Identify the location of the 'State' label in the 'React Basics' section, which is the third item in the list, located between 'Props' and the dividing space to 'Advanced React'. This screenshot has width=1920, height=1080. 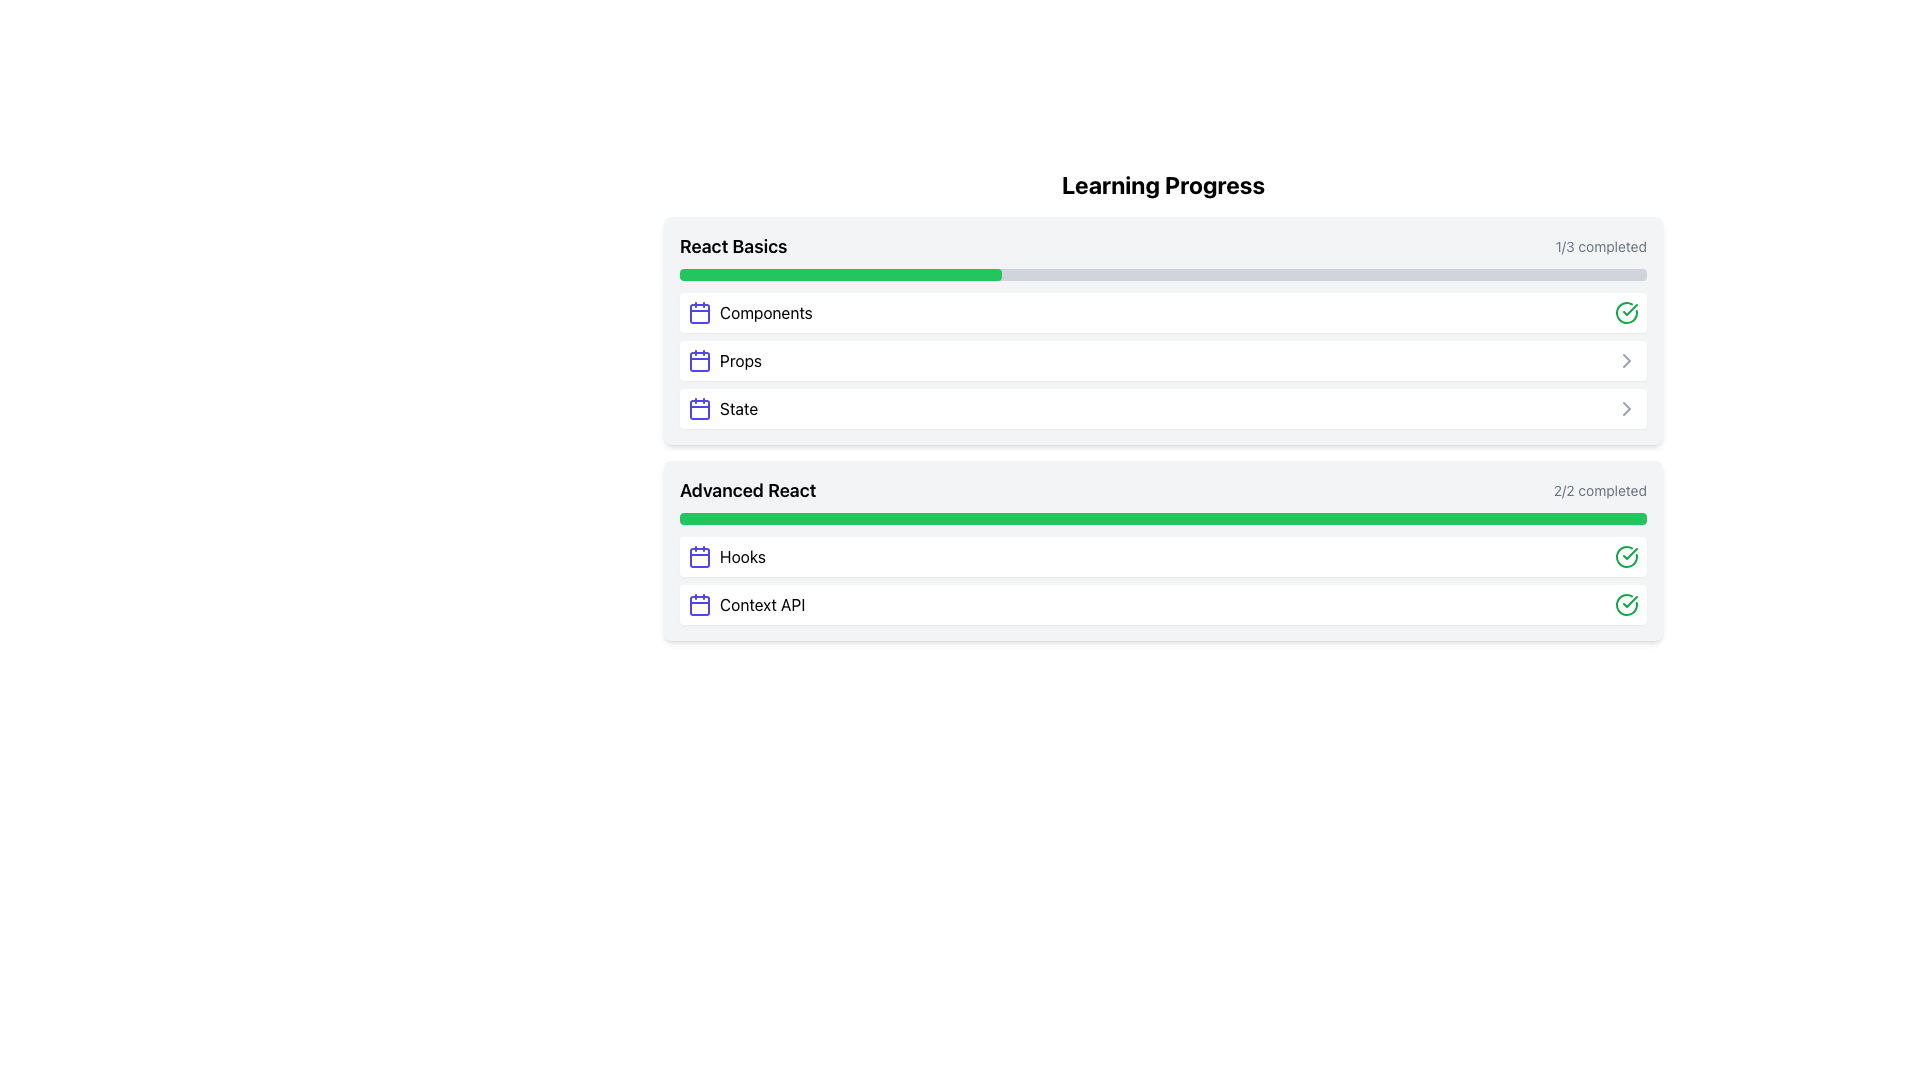
(738, 407).